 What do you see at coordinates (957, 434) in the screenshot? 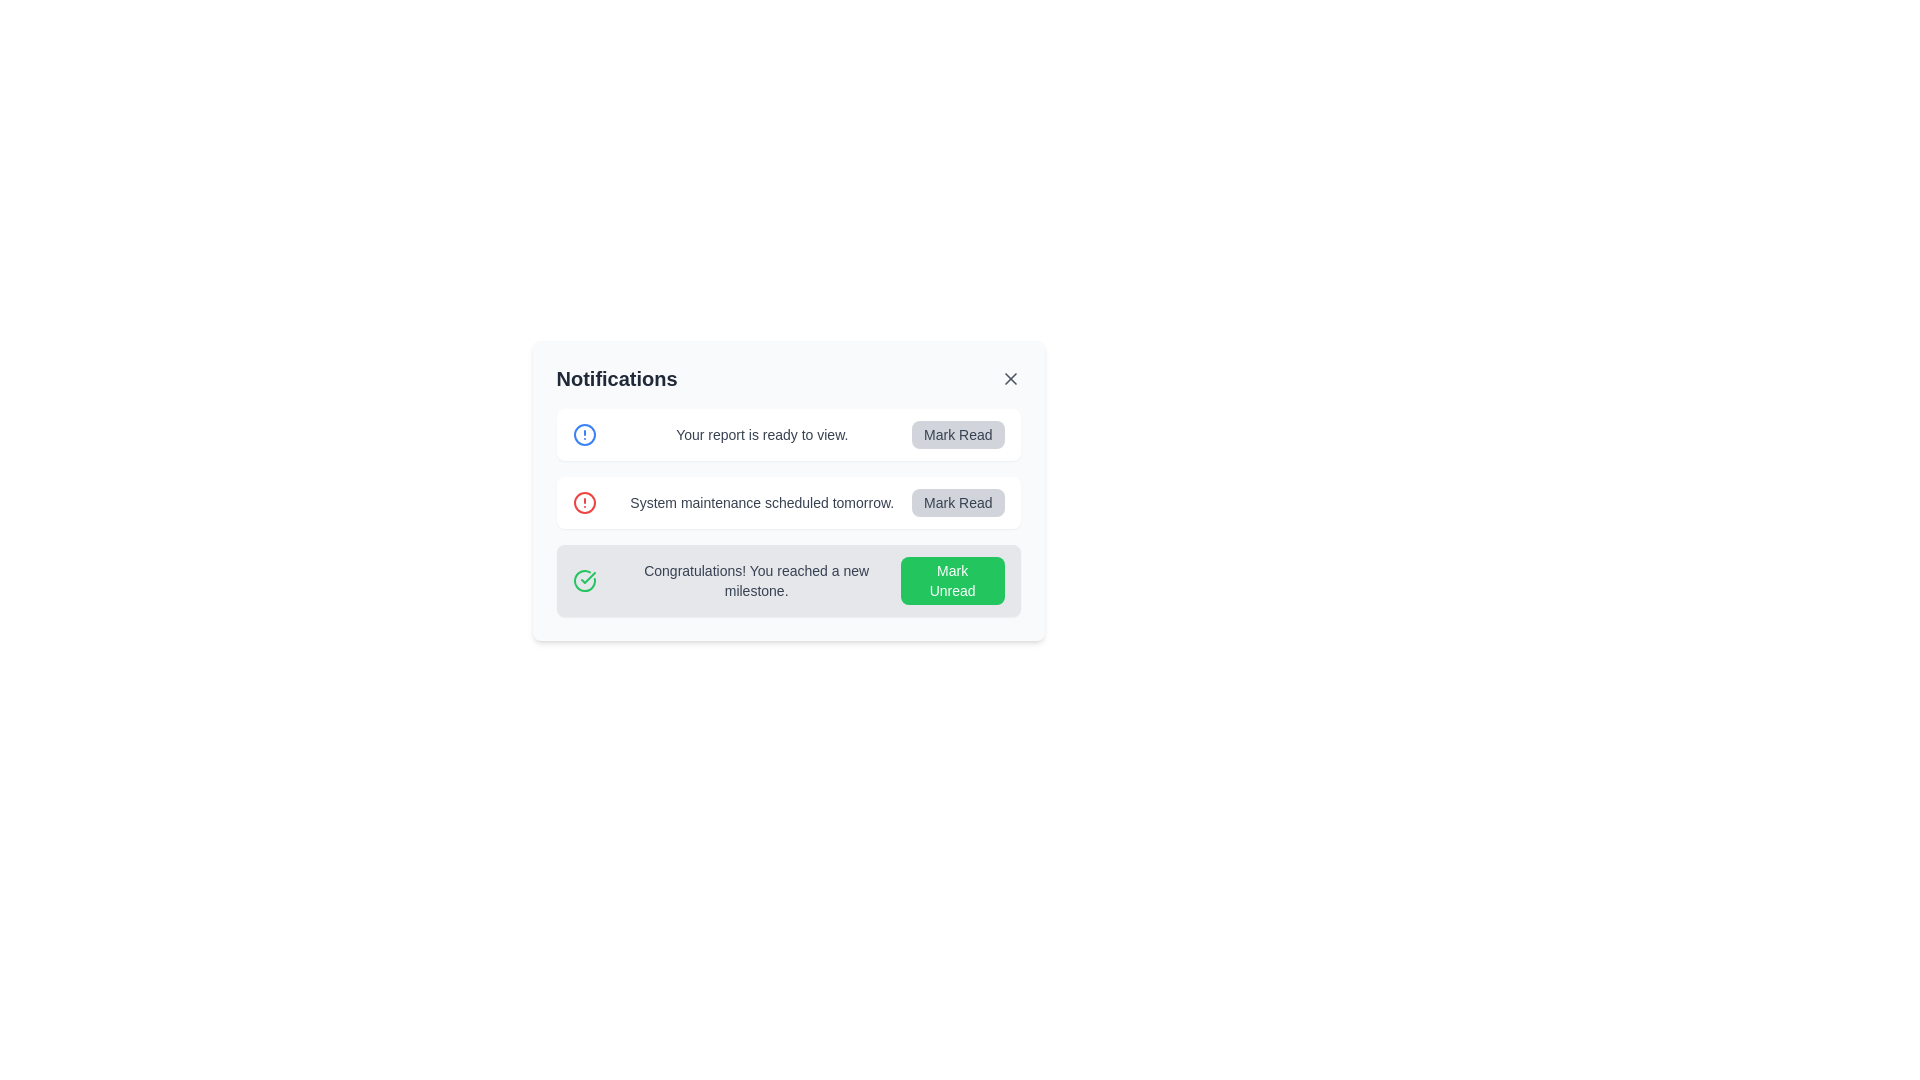
I see `the button located to the right of the text 'Your report is ready` at bounding box center [957, 434].